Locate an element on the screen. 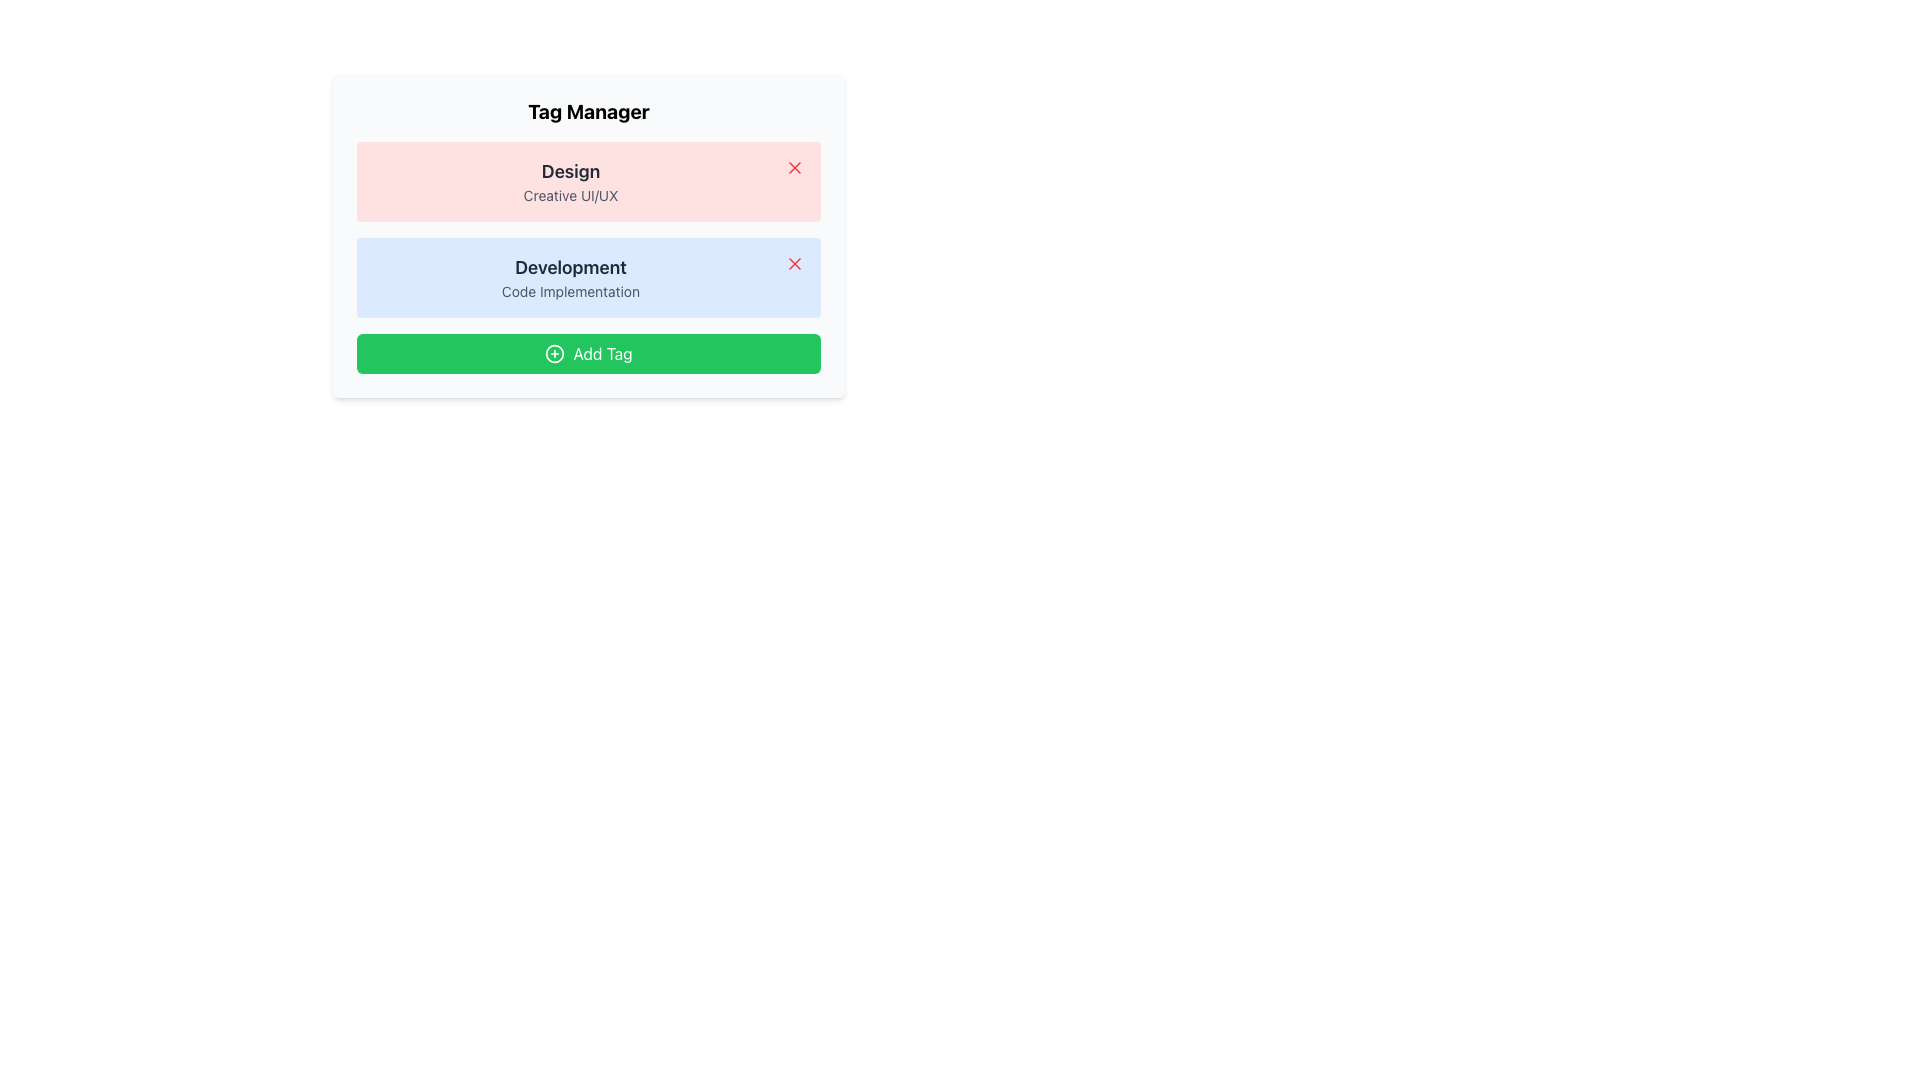  the 'Add Tag' button located at the bottom of the 'Tag Manager' card is located at coordinates (588, 353).